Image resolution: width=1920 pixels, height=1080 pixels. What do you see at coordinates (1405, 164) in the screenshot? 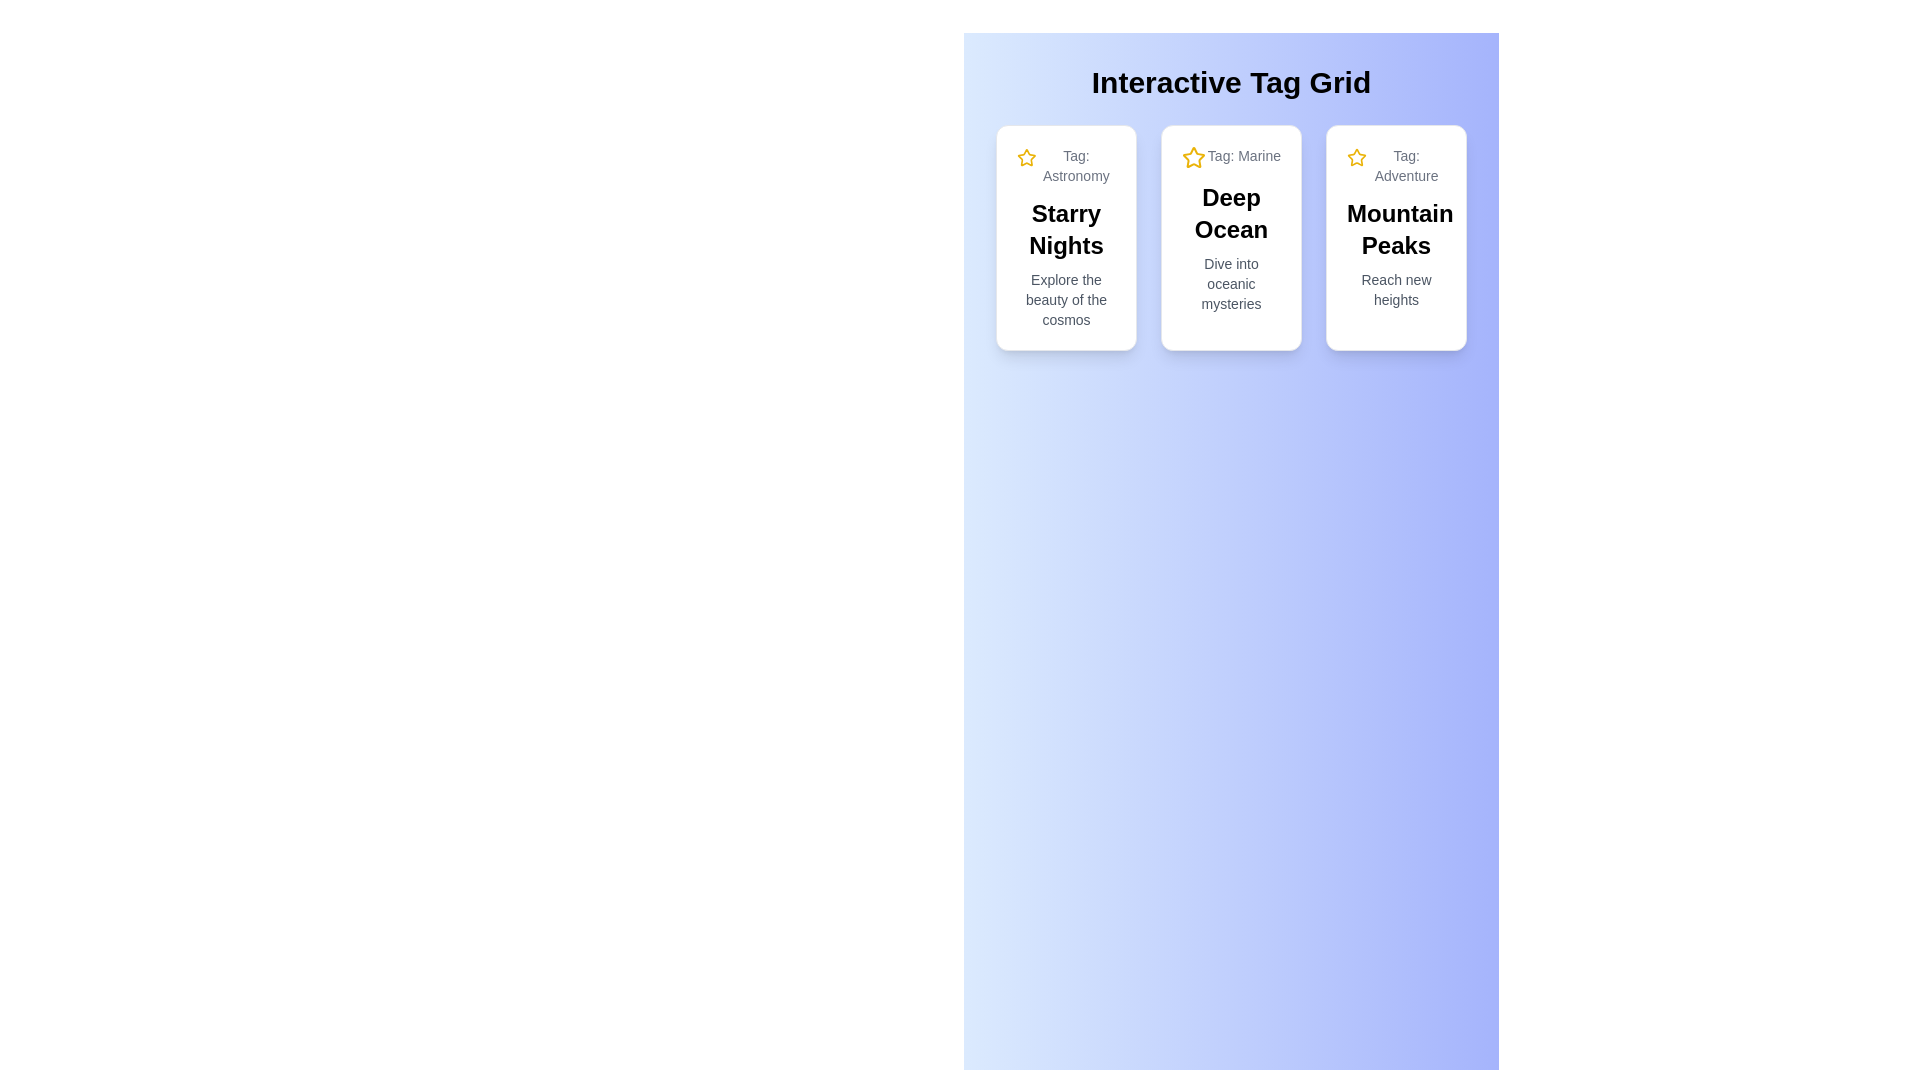
I see `the static text label that categorizes the card content as 'Adventure', located in the upper left of the third card from the left, next to a star icon` at bounding box center [1405, 164].